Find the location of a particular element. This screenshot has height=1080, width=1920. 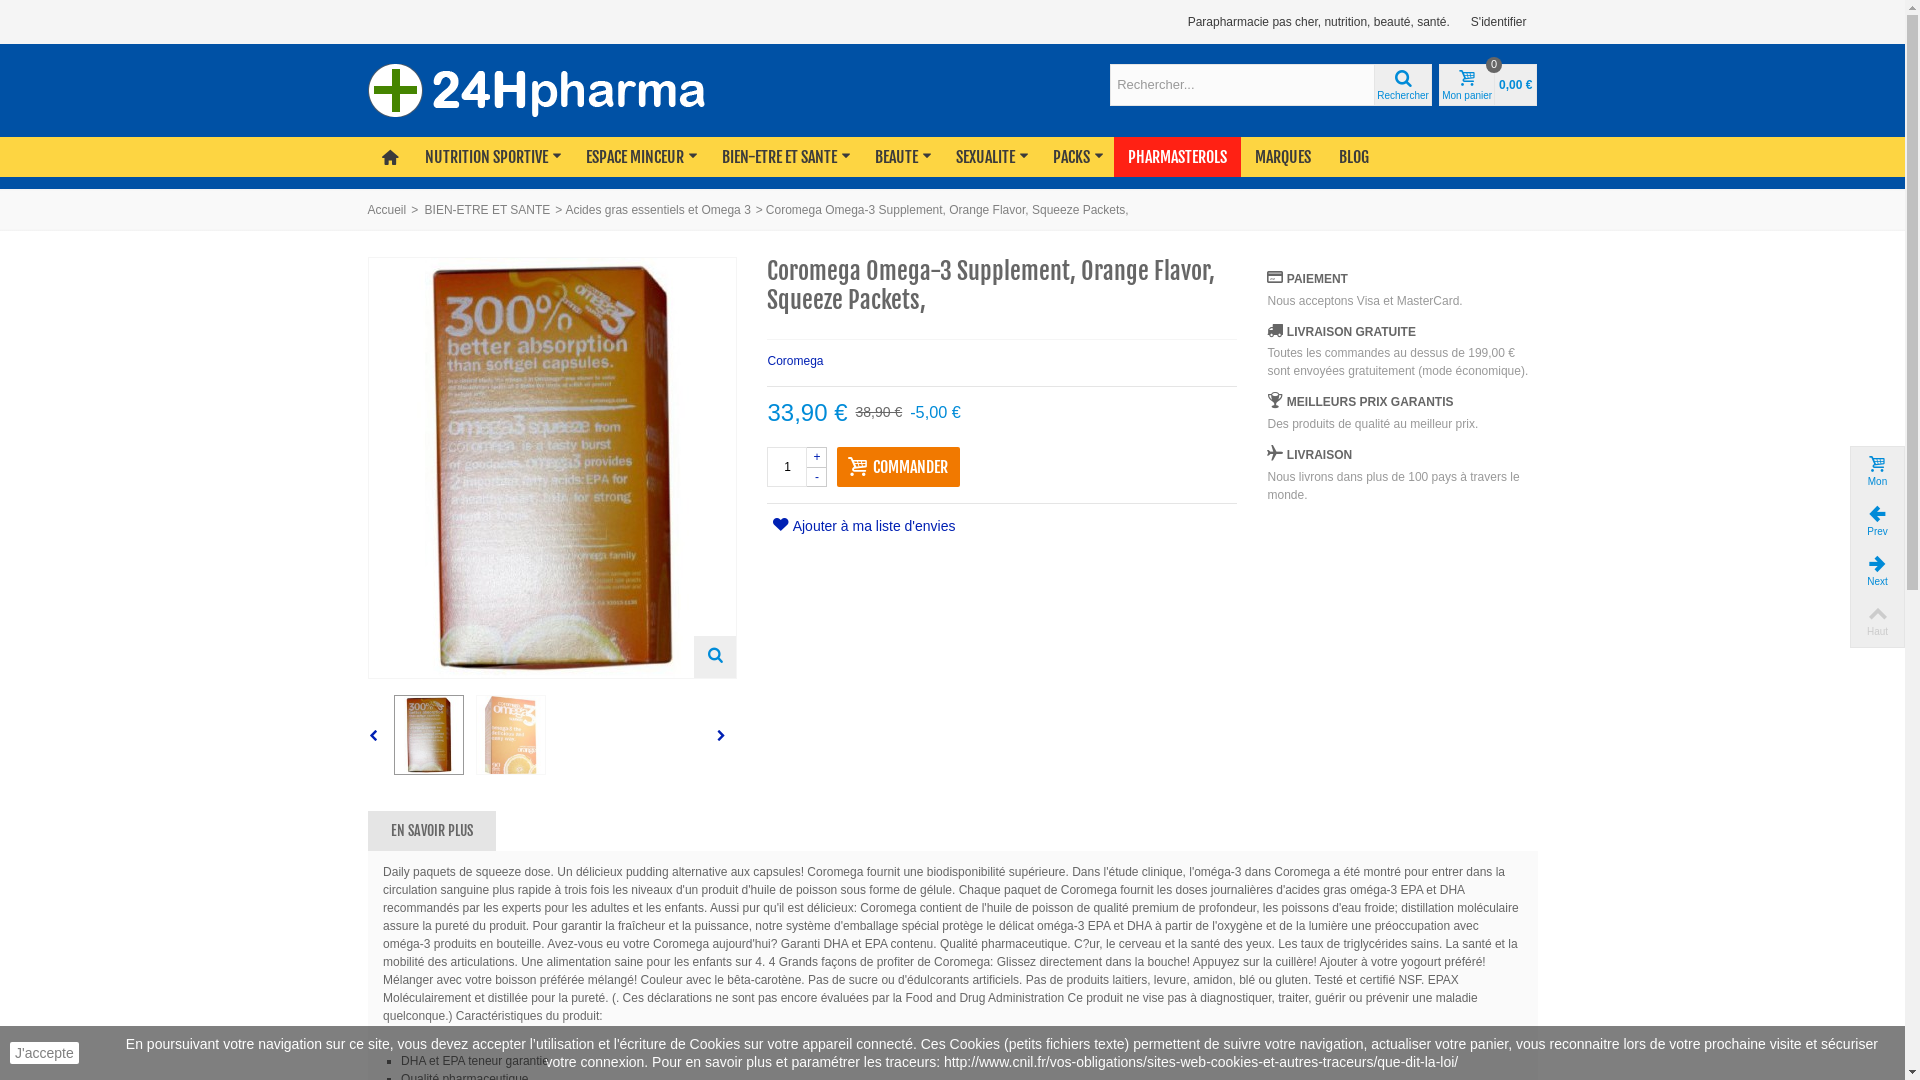

'MARQUES' is located at coordinates (1282, 156).